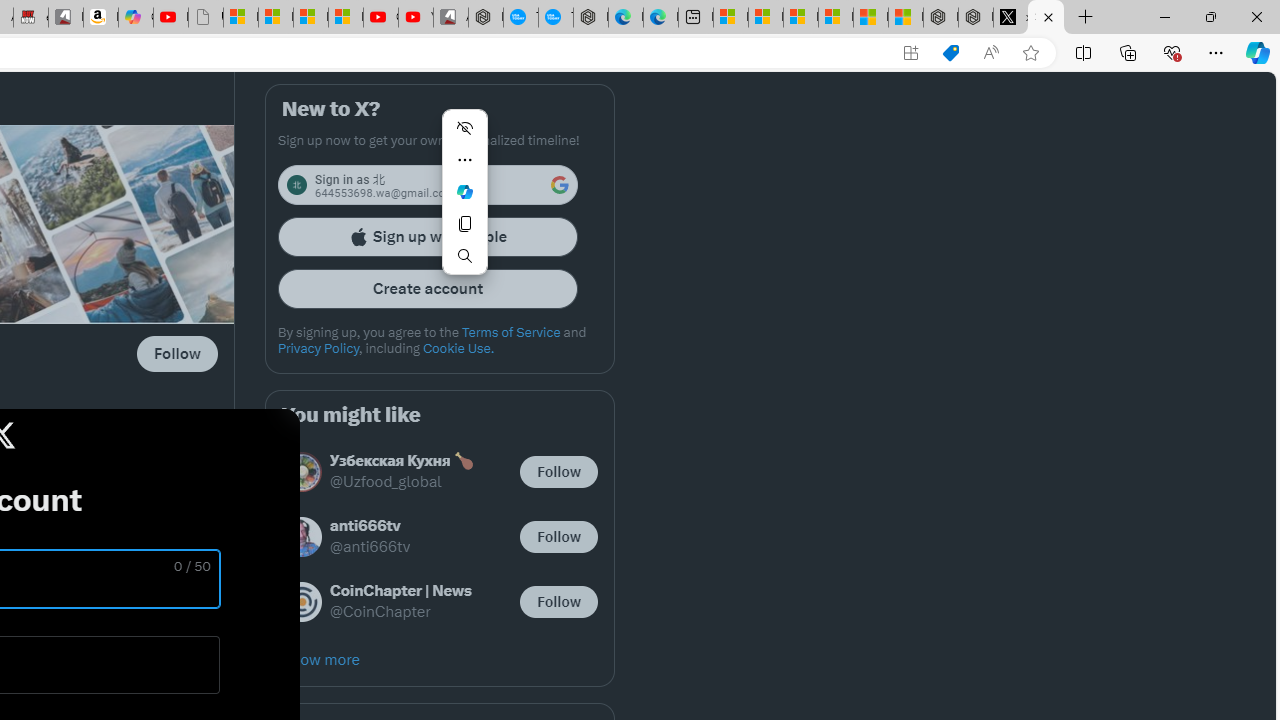  Describe the element at coordinates (463, 158) in the screenshot. I see `'More actions'` at that location.